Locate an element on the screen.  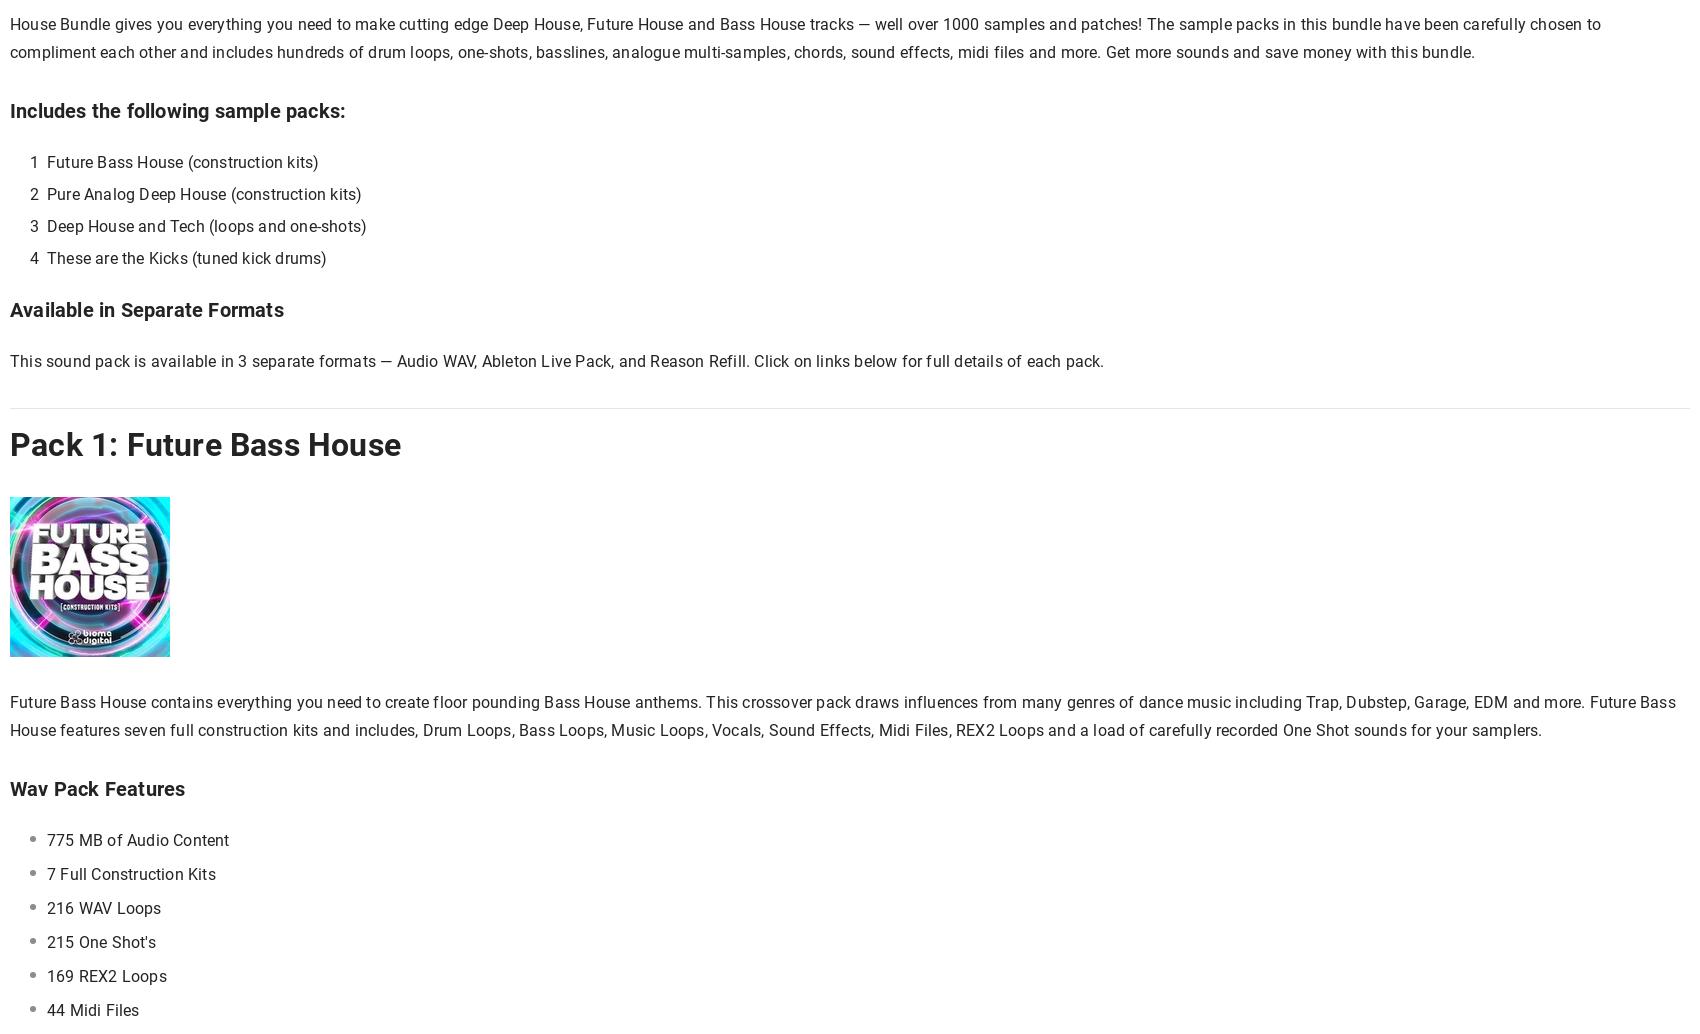
'215 One Shot's' is located at coordinates (100, 941).